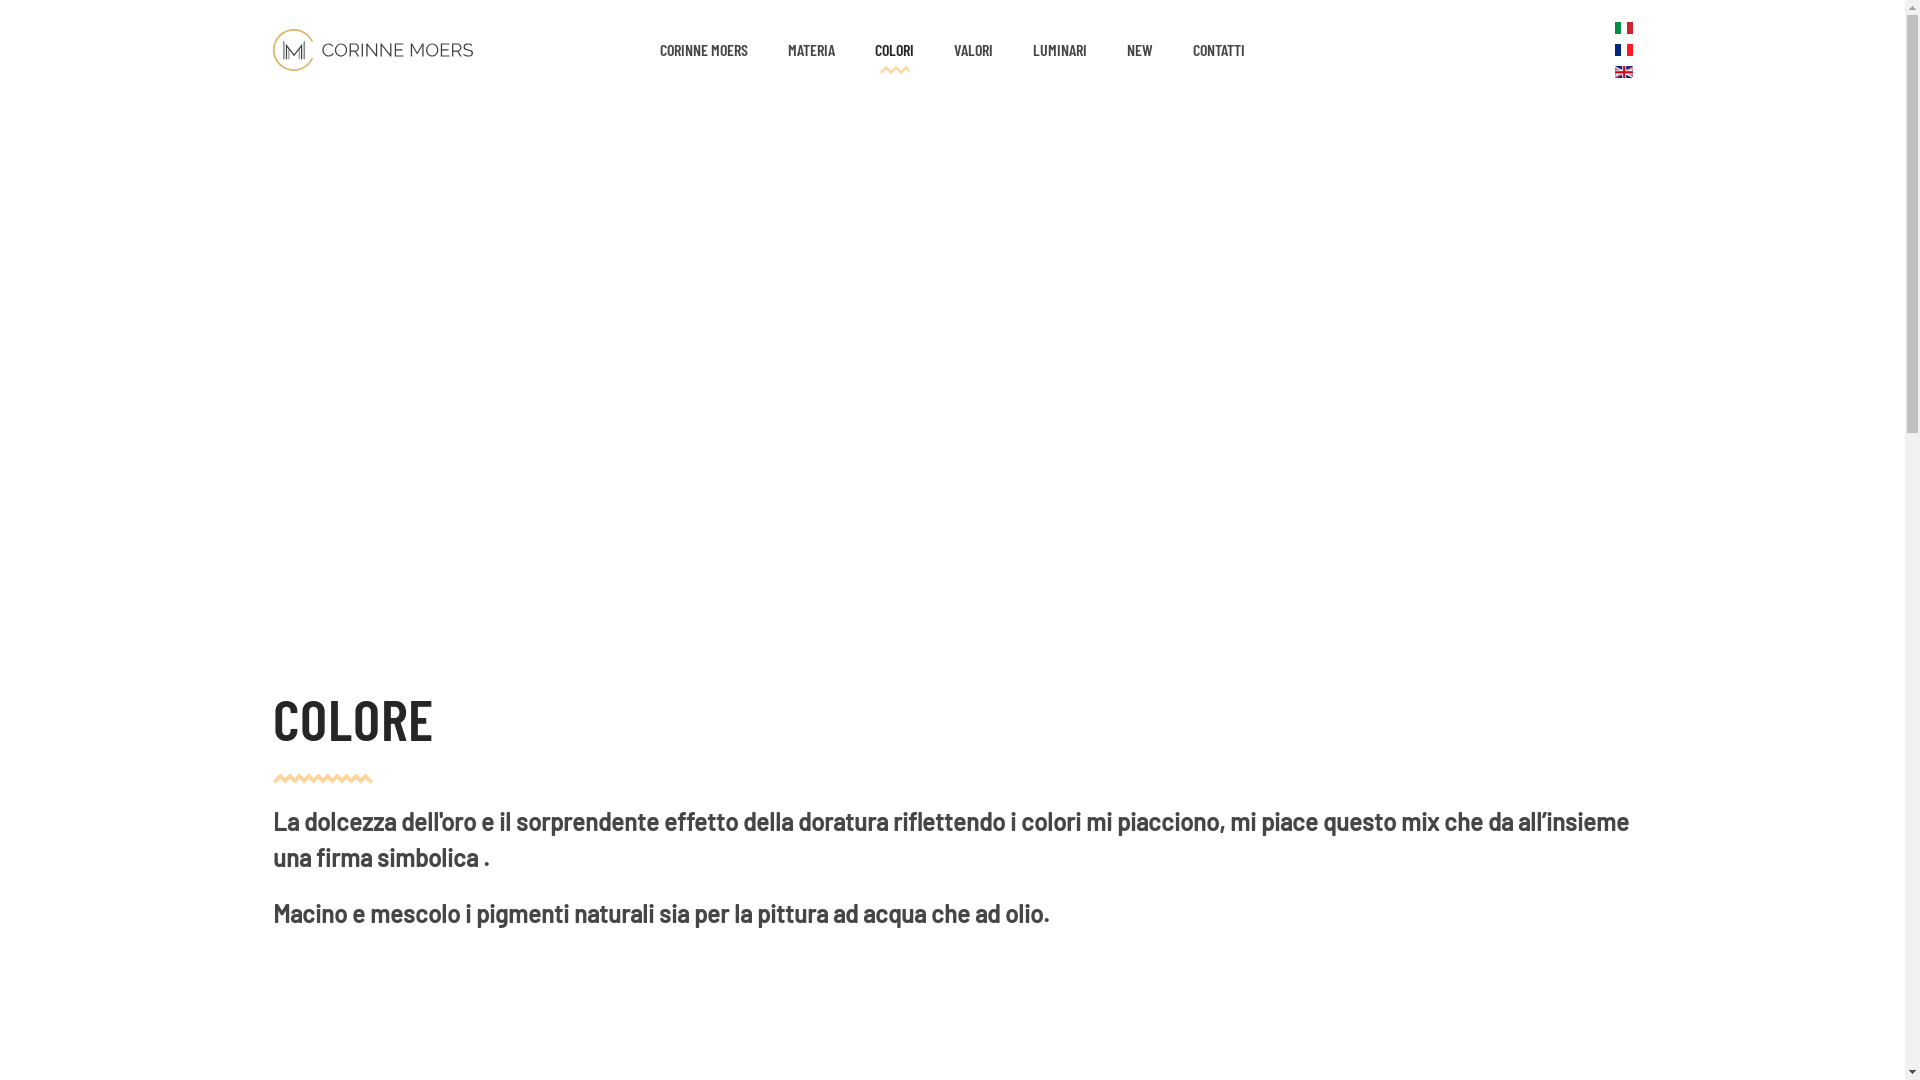  Describe the element at coordinates (1059, 49) in the screenshot. I see `'LUMINARI'` at that location.